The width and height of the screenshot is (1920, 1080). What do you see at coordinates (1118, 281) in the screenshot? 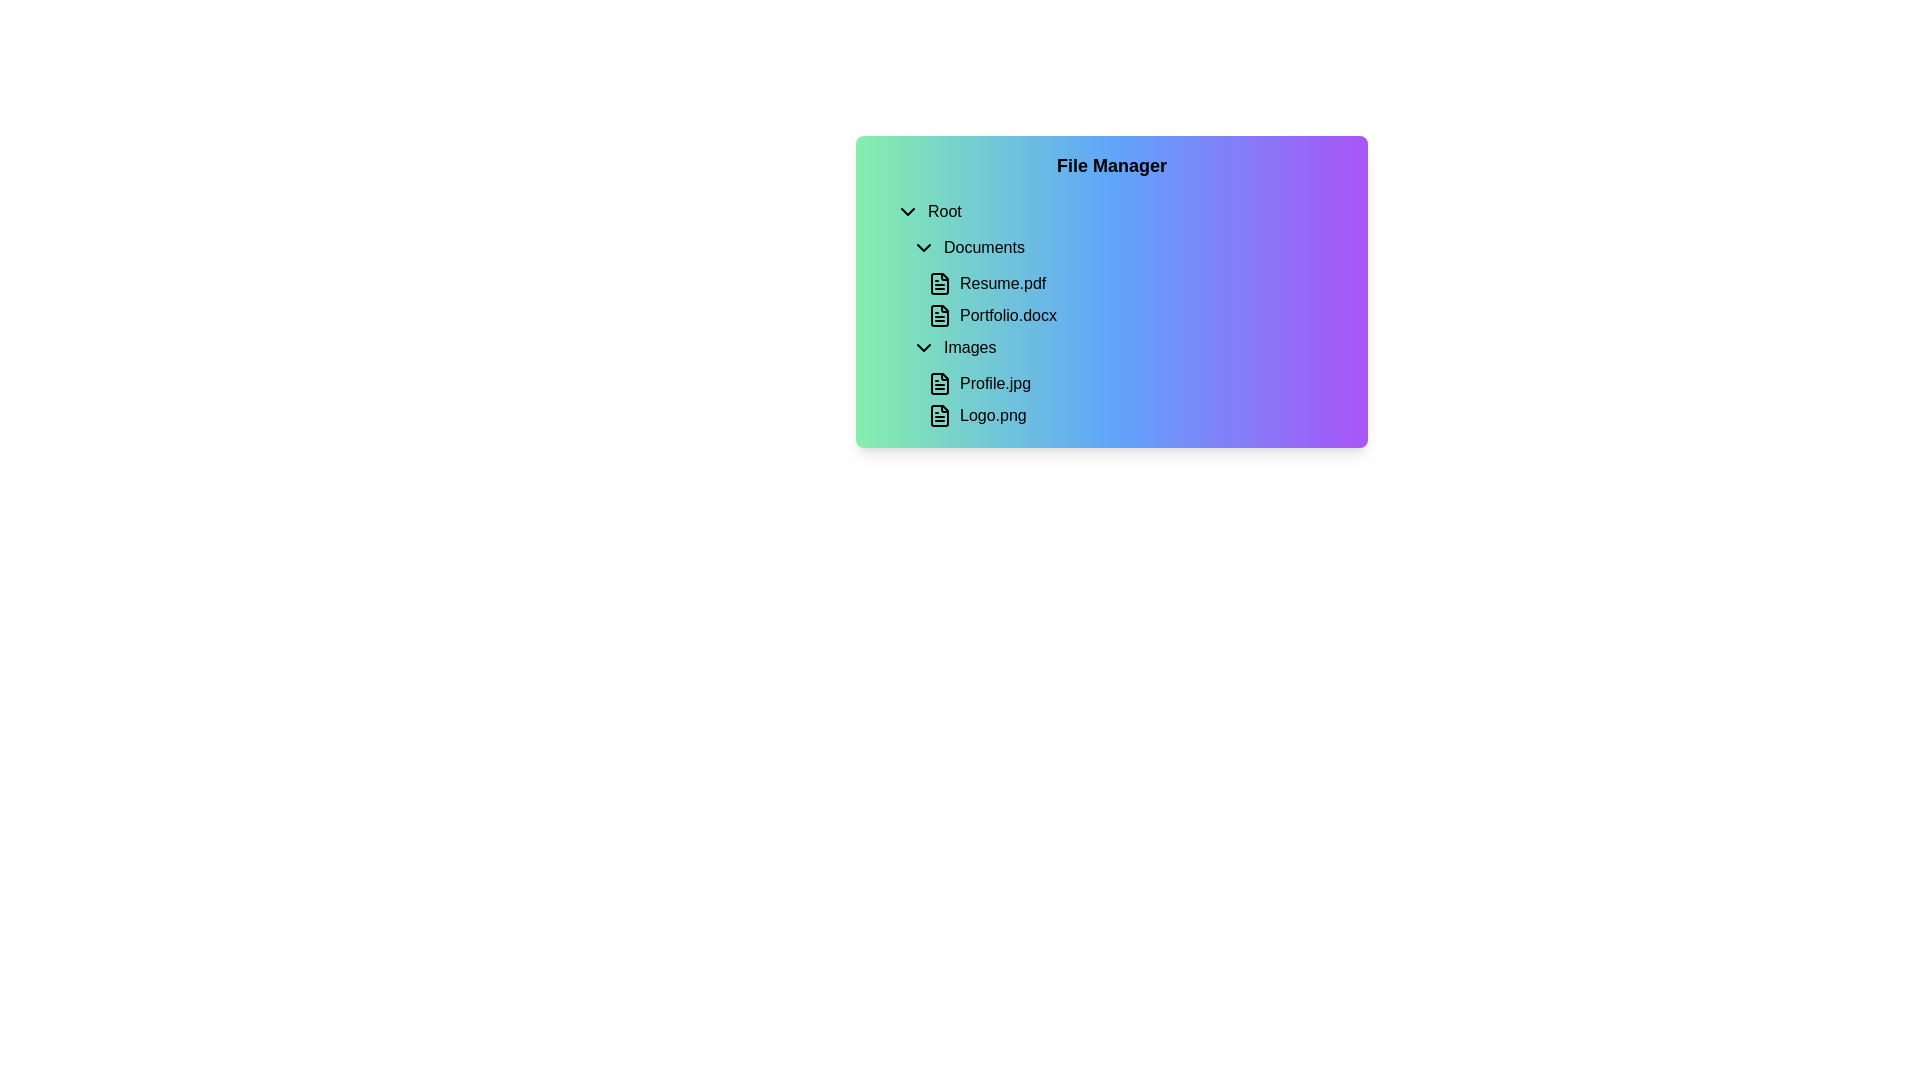
I see `the 'Portfolio.docx' file listed under the 'Documents' section in the File Listing Section of the File Manager interface` at bounding box center [1118, 281].